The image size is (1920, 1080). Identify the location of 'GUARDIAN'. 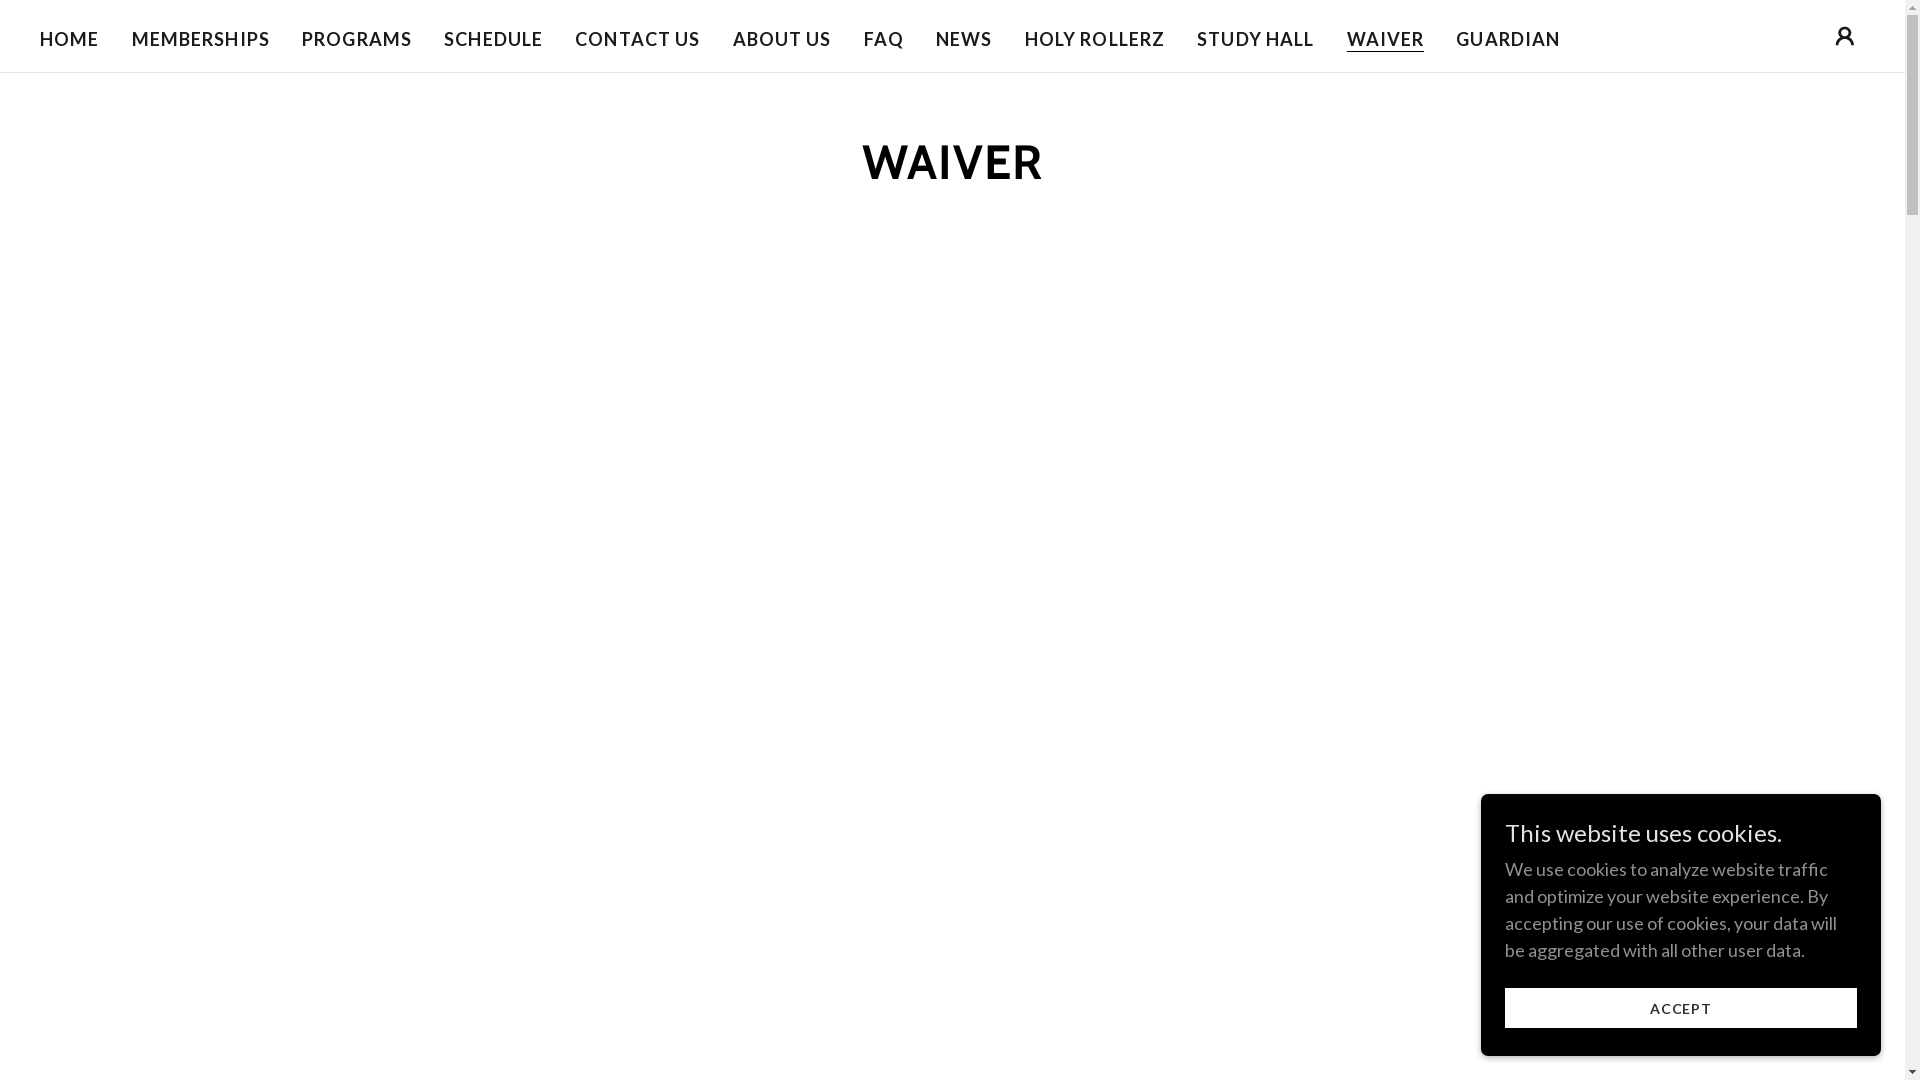
(1449, 38).